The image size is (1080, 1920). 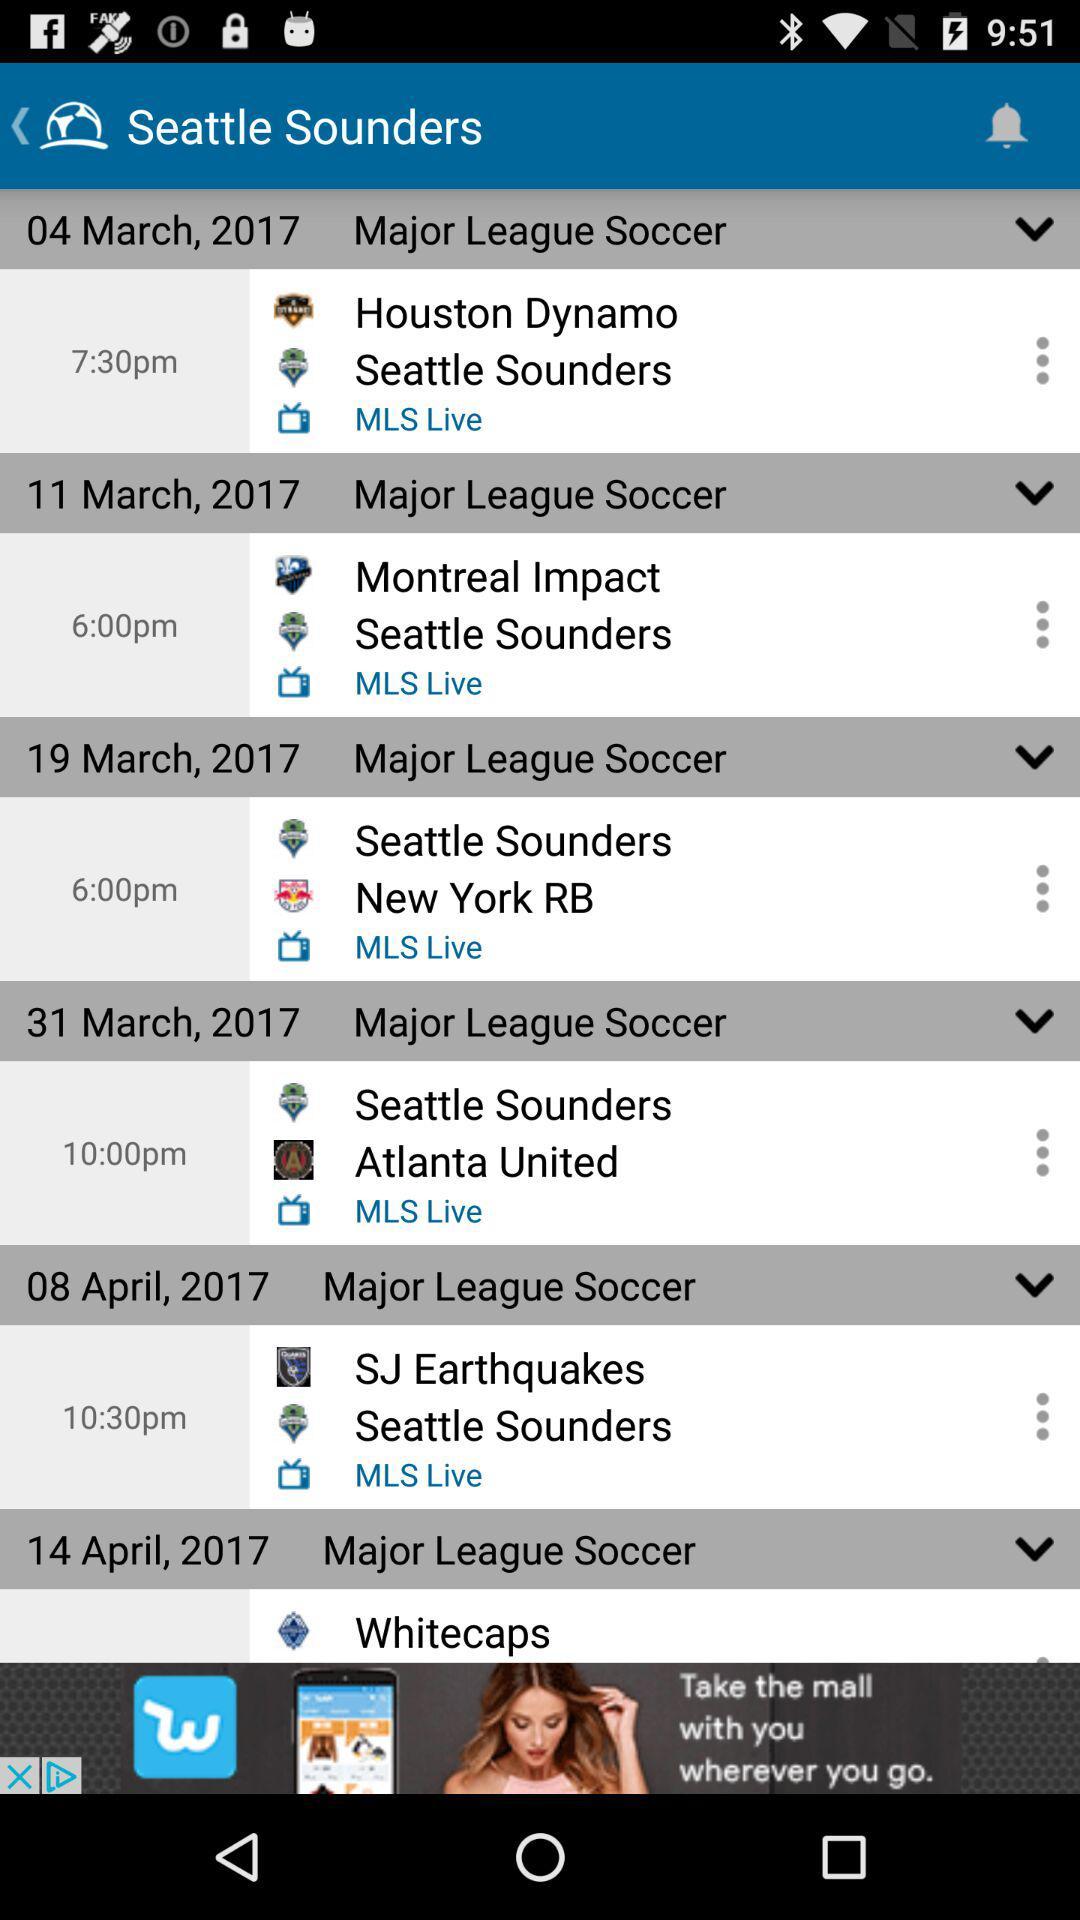 What do you see at coordinates (1035, 360) in the screenshot?
I see `additional information` at bounding box center [1035, 360].